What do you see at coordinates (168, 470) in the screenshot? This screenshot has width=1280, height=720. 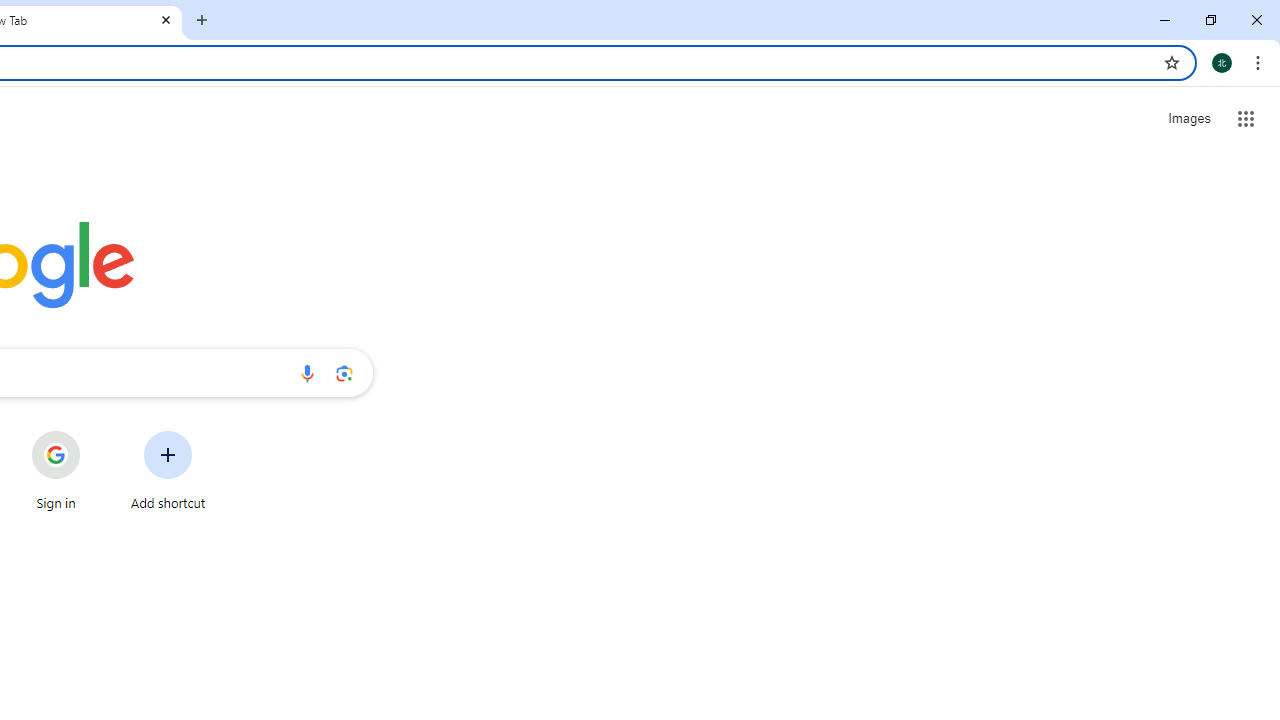 I see `'Add shortcut'` at bounding box center [168, 470].